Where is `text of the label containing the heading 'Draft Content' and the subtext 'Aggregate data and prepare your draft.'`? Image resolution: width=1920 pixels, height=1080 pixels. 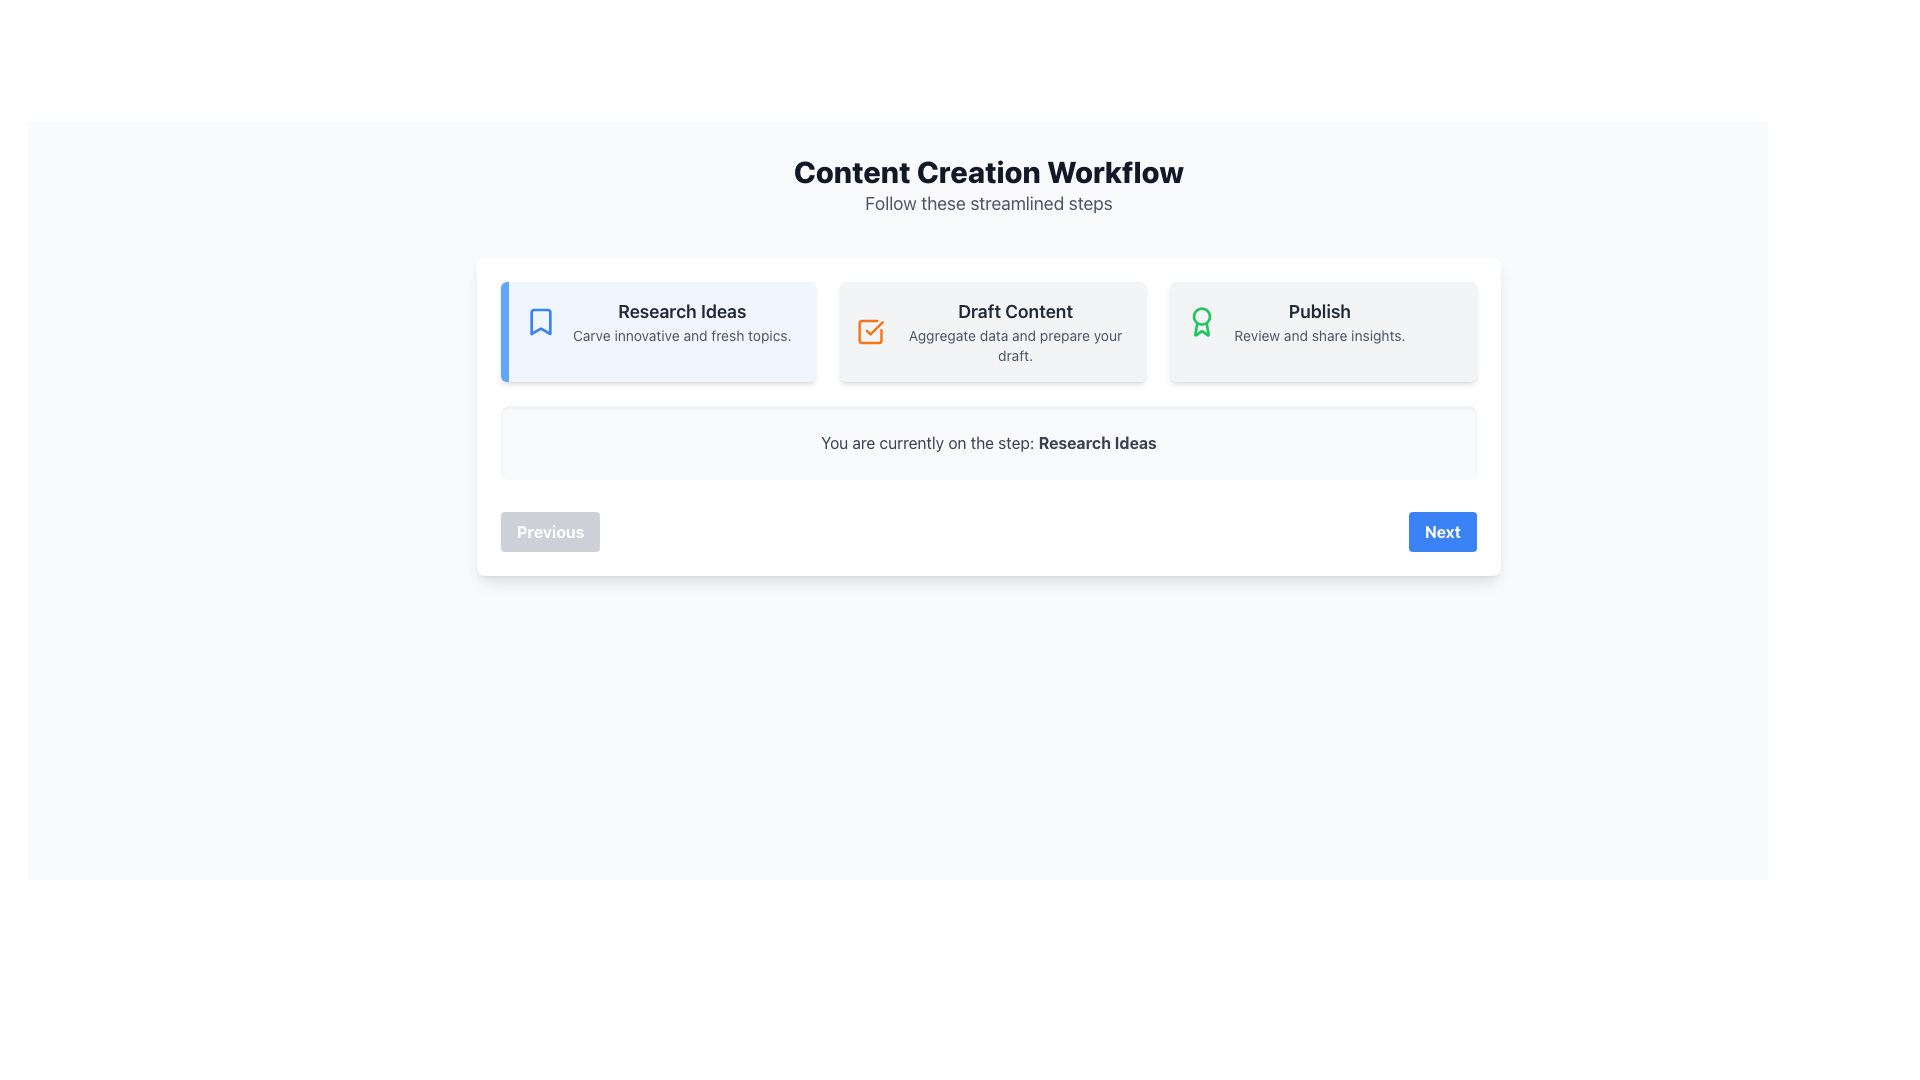
text of the label containing the heading 'Draft Content' and the subtext 'Aggregate data and prepare your draft.' is located at coordinates (1015, 330).